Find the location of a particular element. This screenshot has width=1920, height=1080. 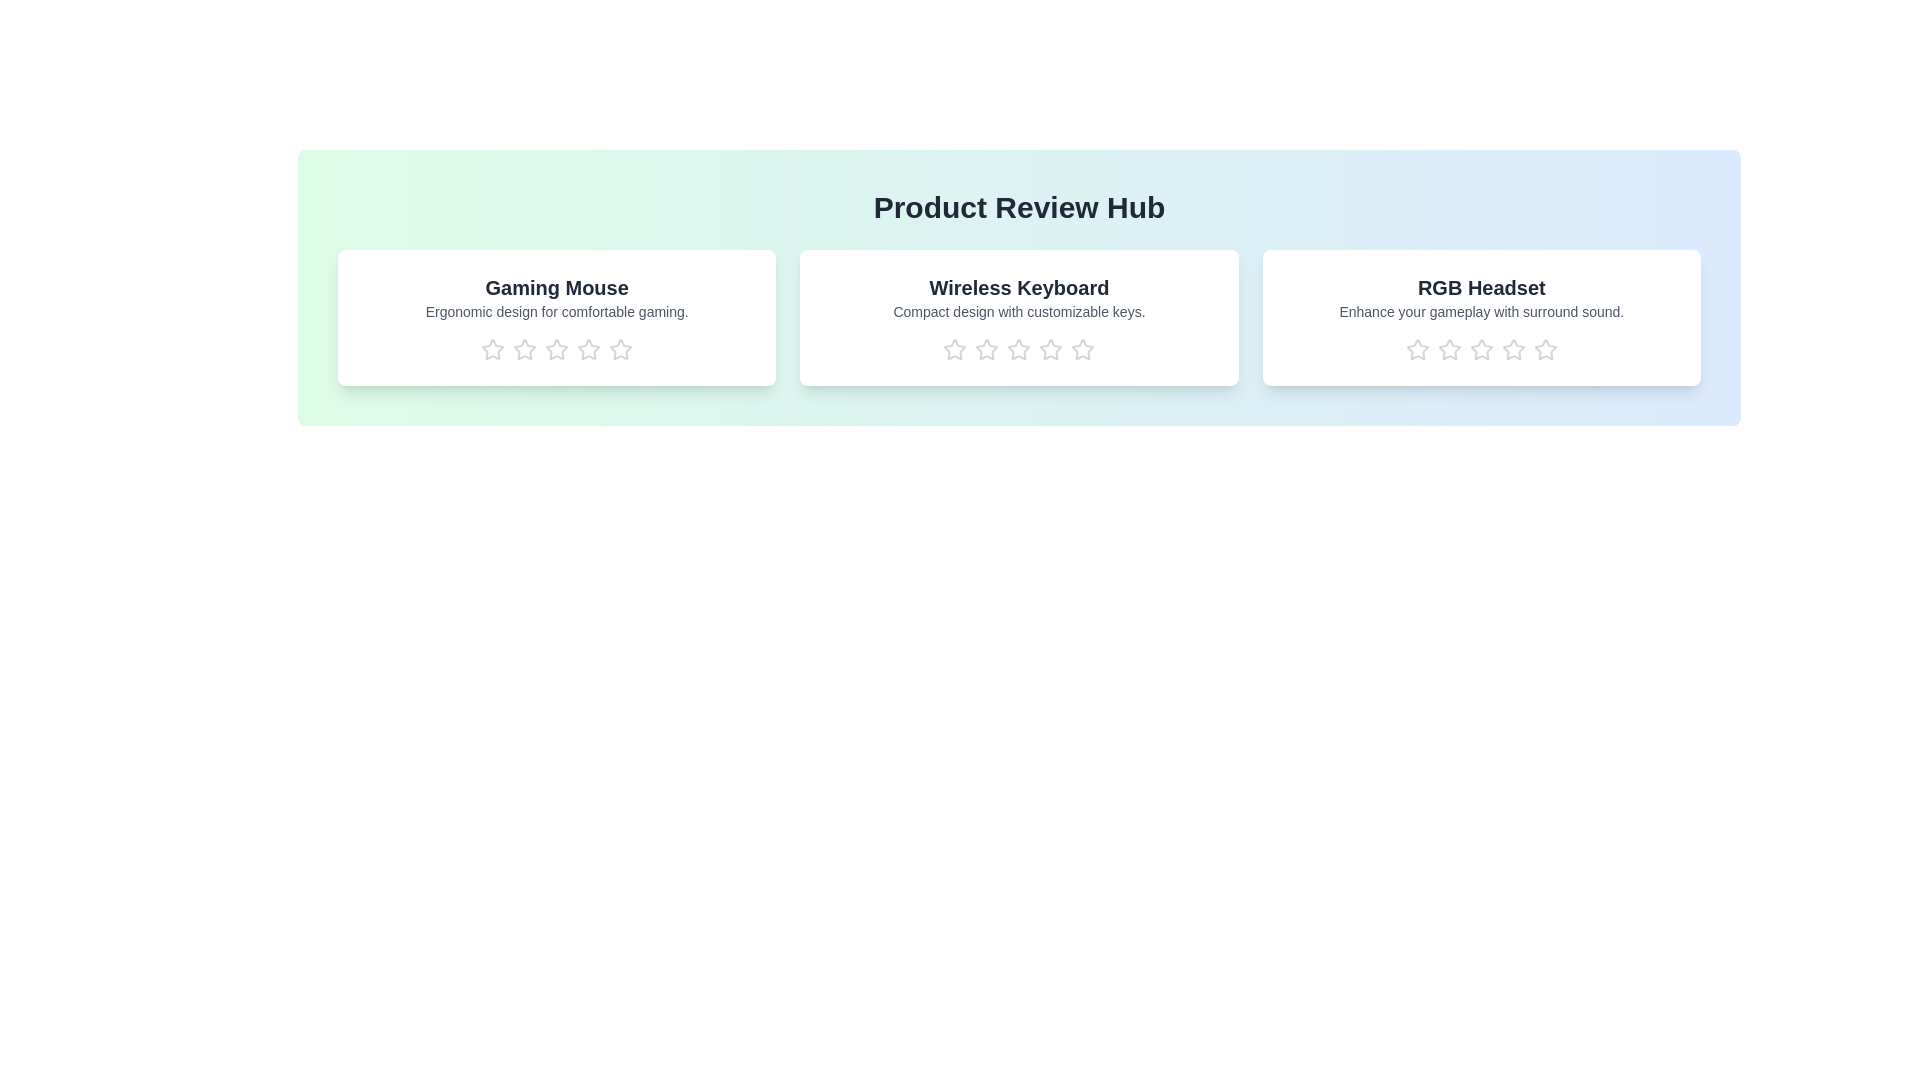

the rating for a product to 2 stars is located at coordinates (524, 349).